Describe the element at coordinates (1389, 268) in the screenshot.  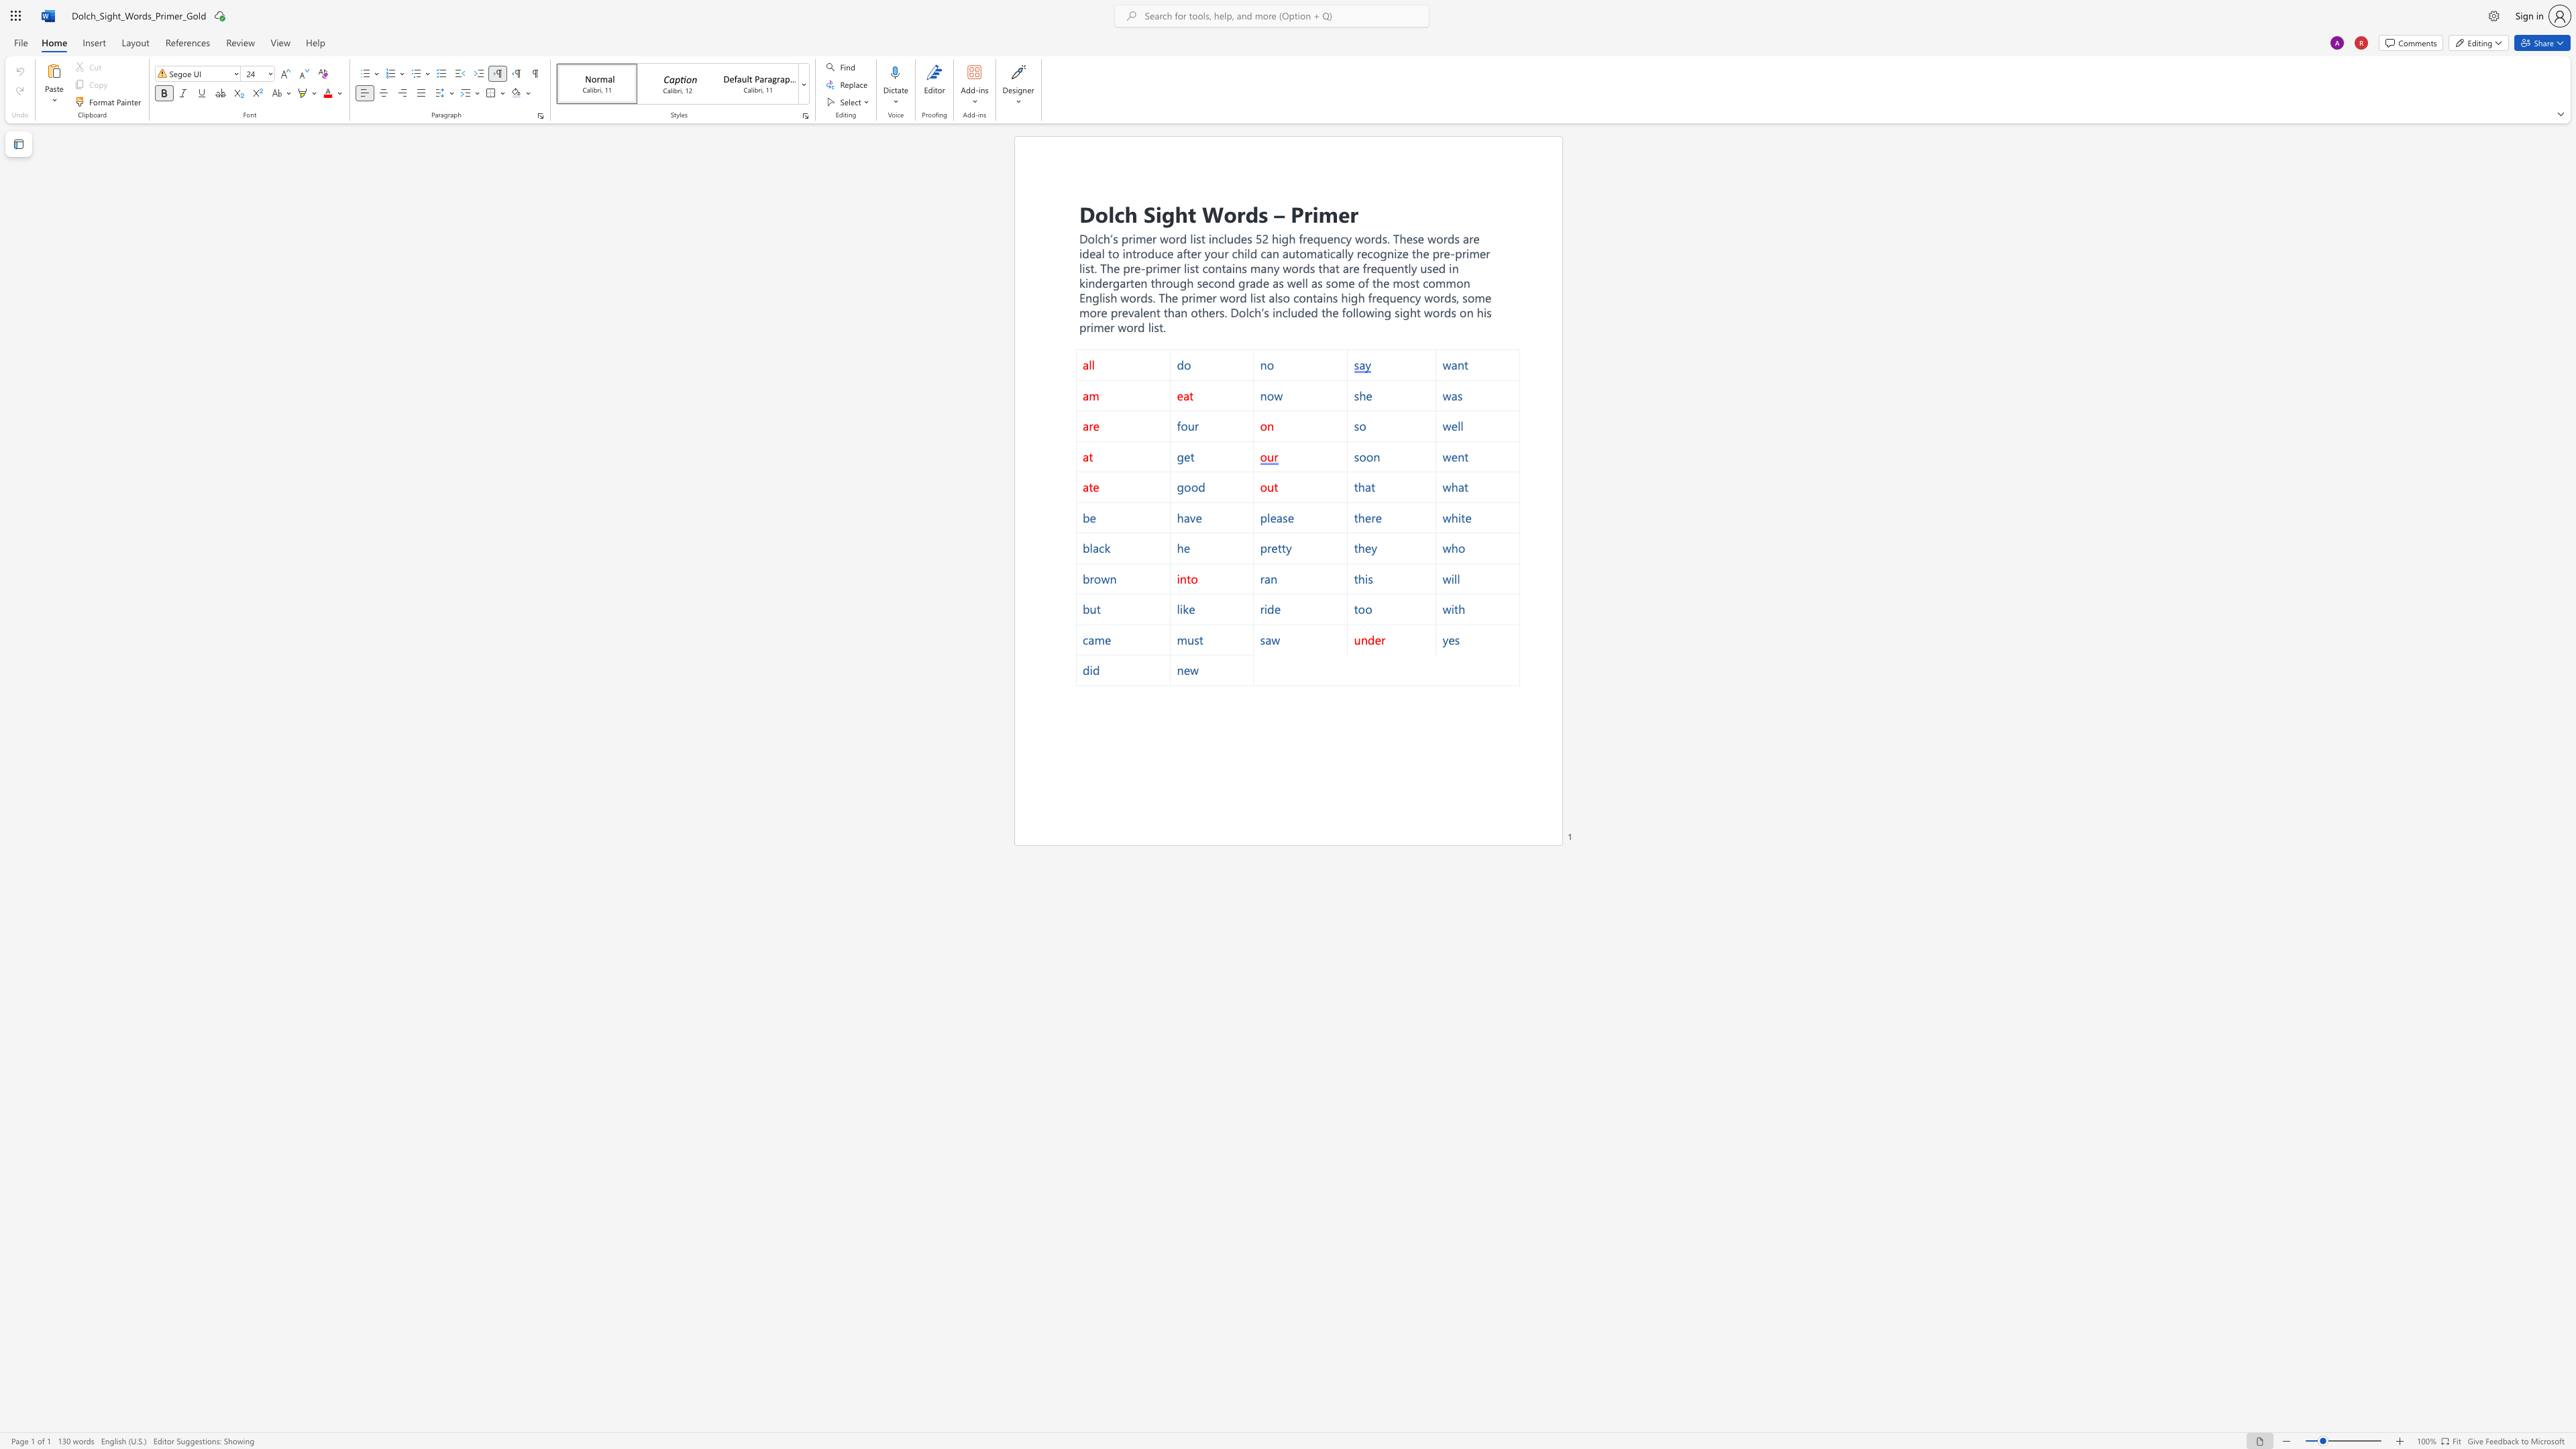
I see `the subset text "ently" within the text "frequently"` at that location.